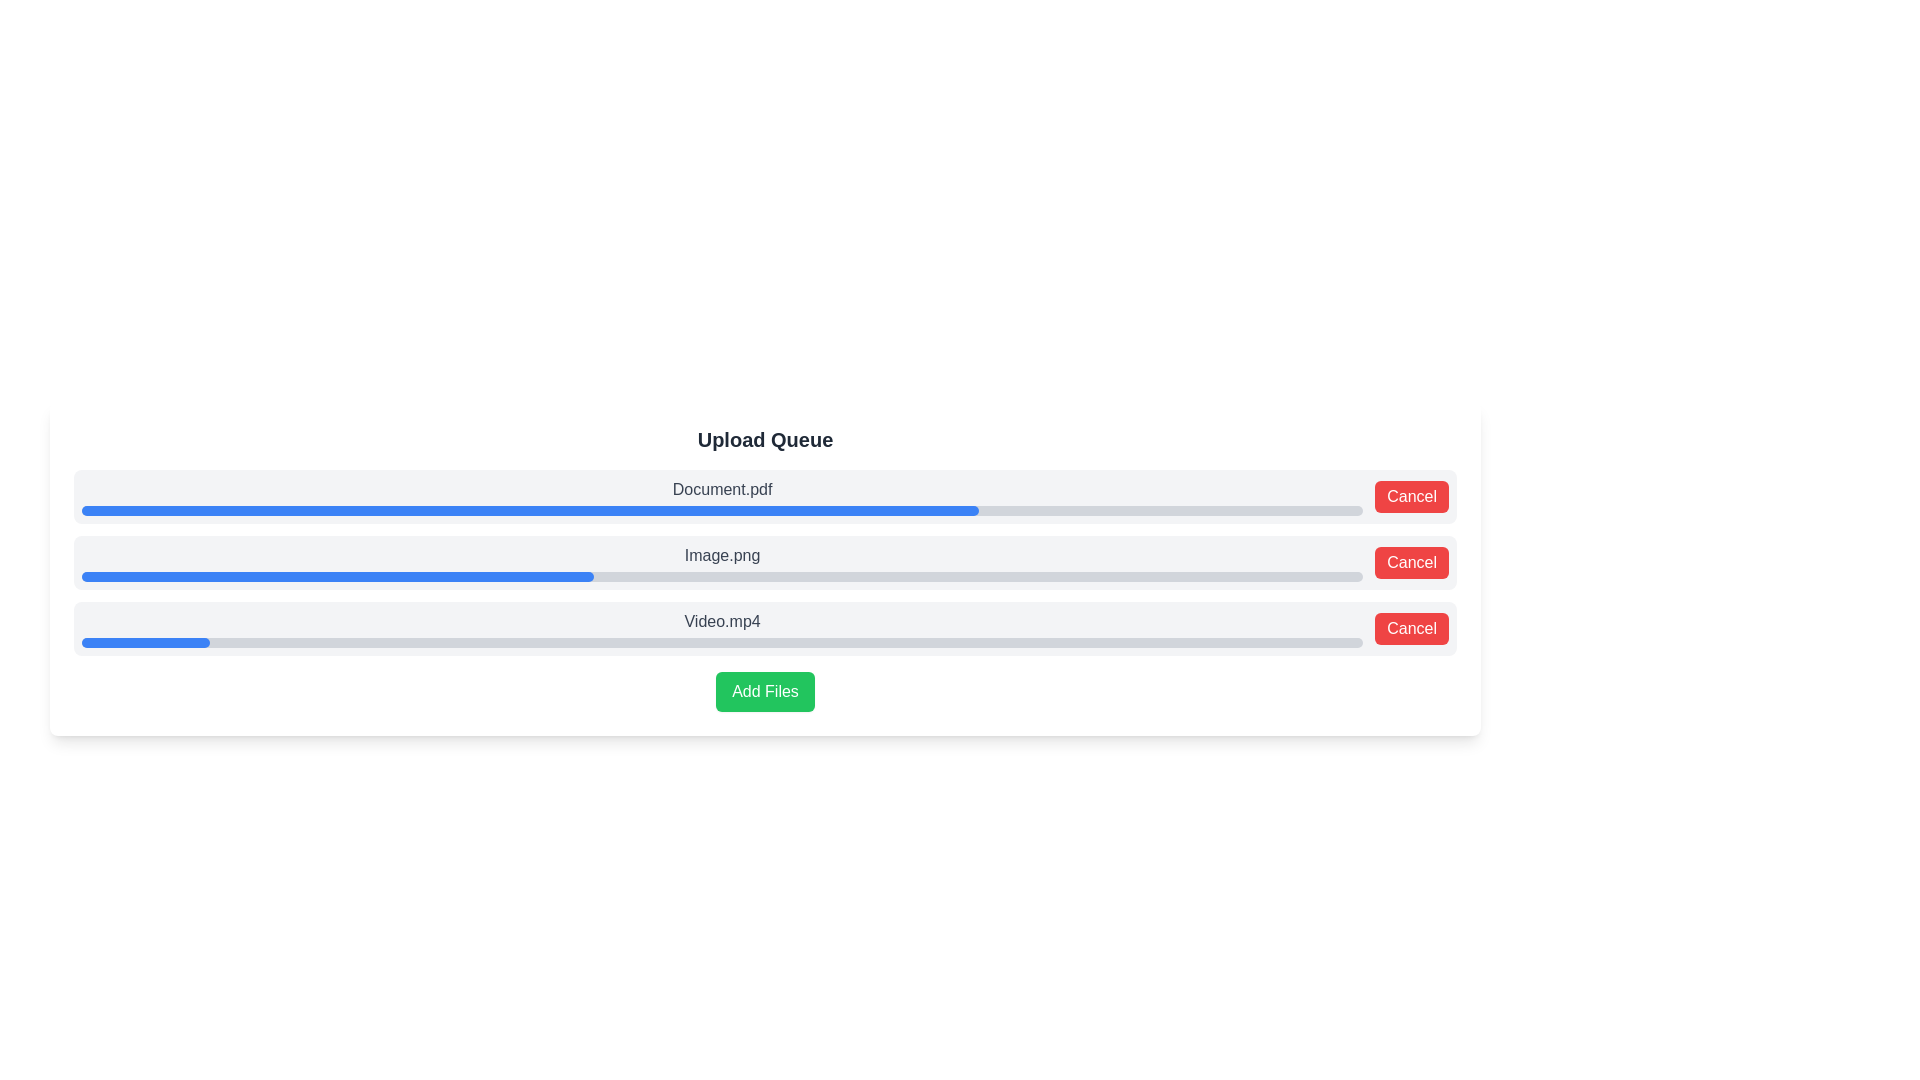  I want to click on the label displaying the name of the file being uploaded, which is positioned above the progress bars and to the left of the 'Cancel' button, so click(721, 496).